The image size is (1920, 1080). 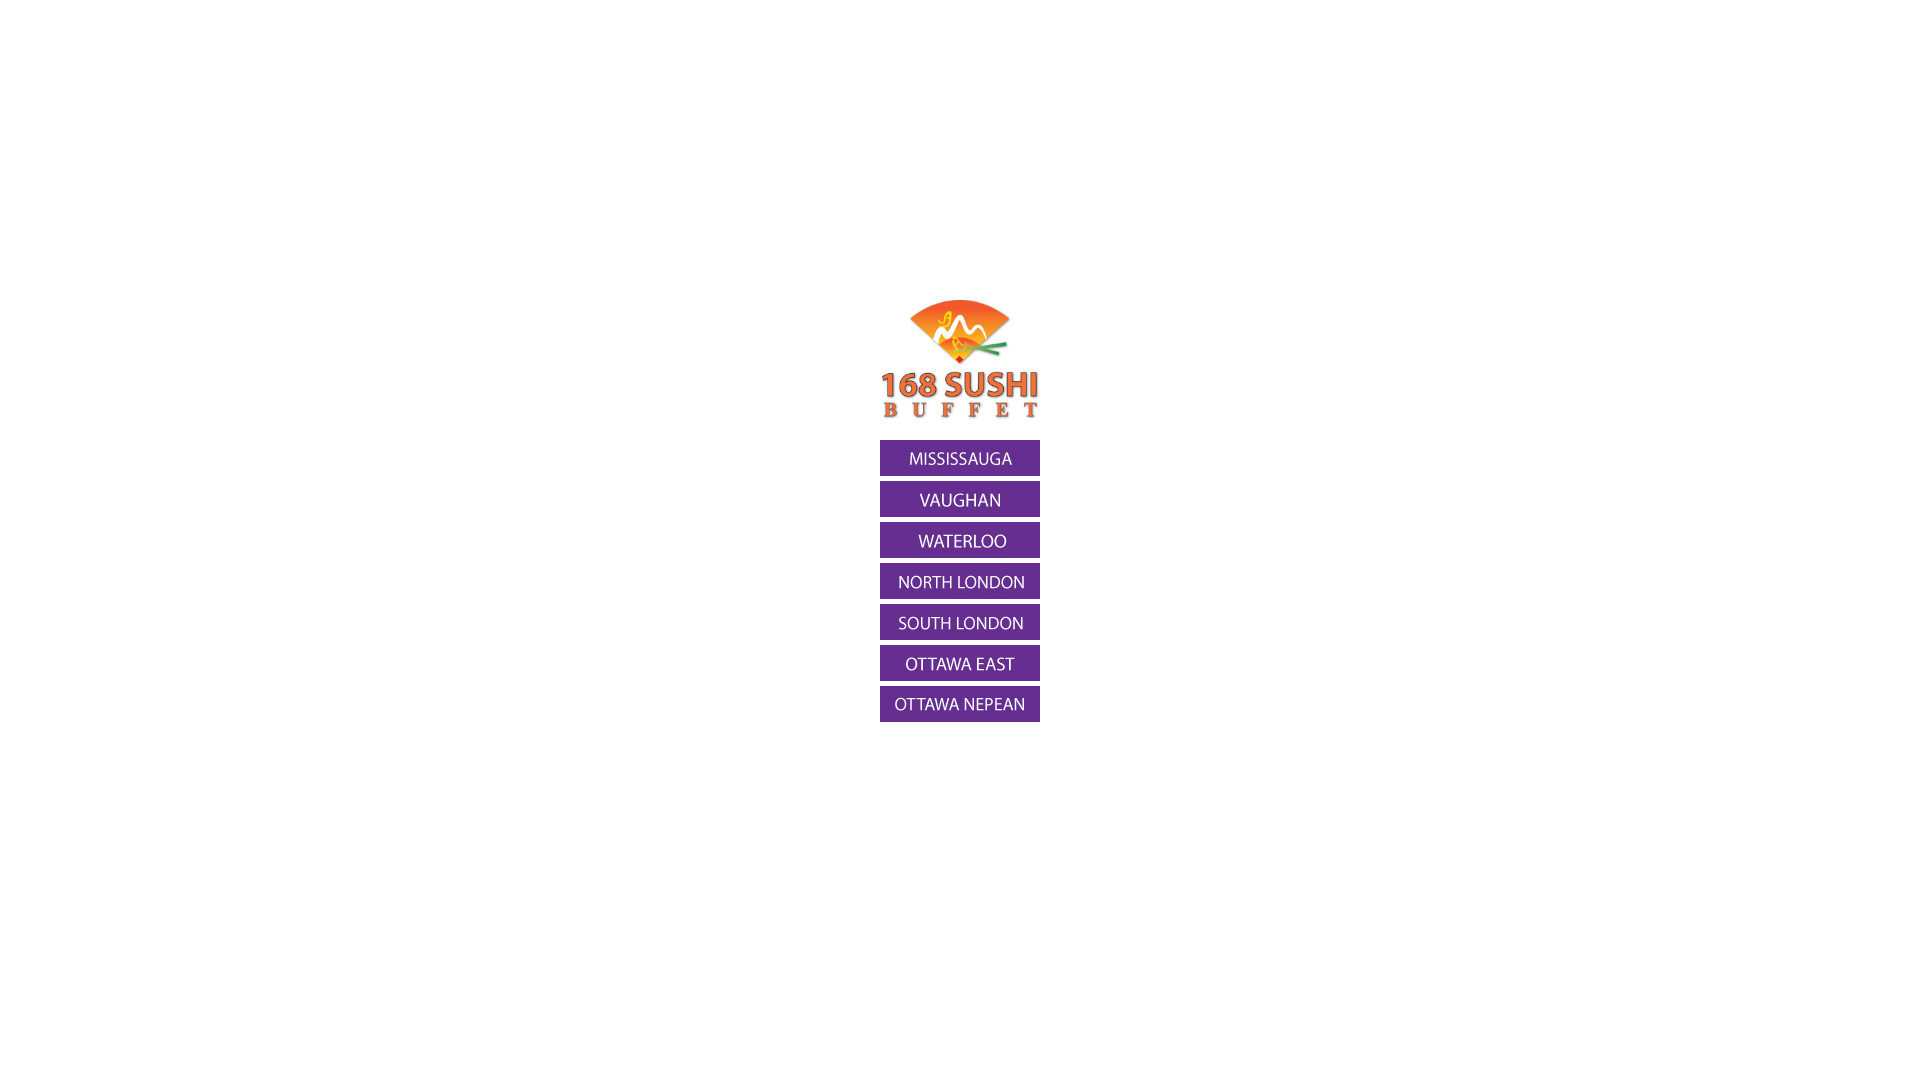 What do you see at coordinates (960, 581) in the screenshot?
I see `'North London'` at bounding box center [960, 581].